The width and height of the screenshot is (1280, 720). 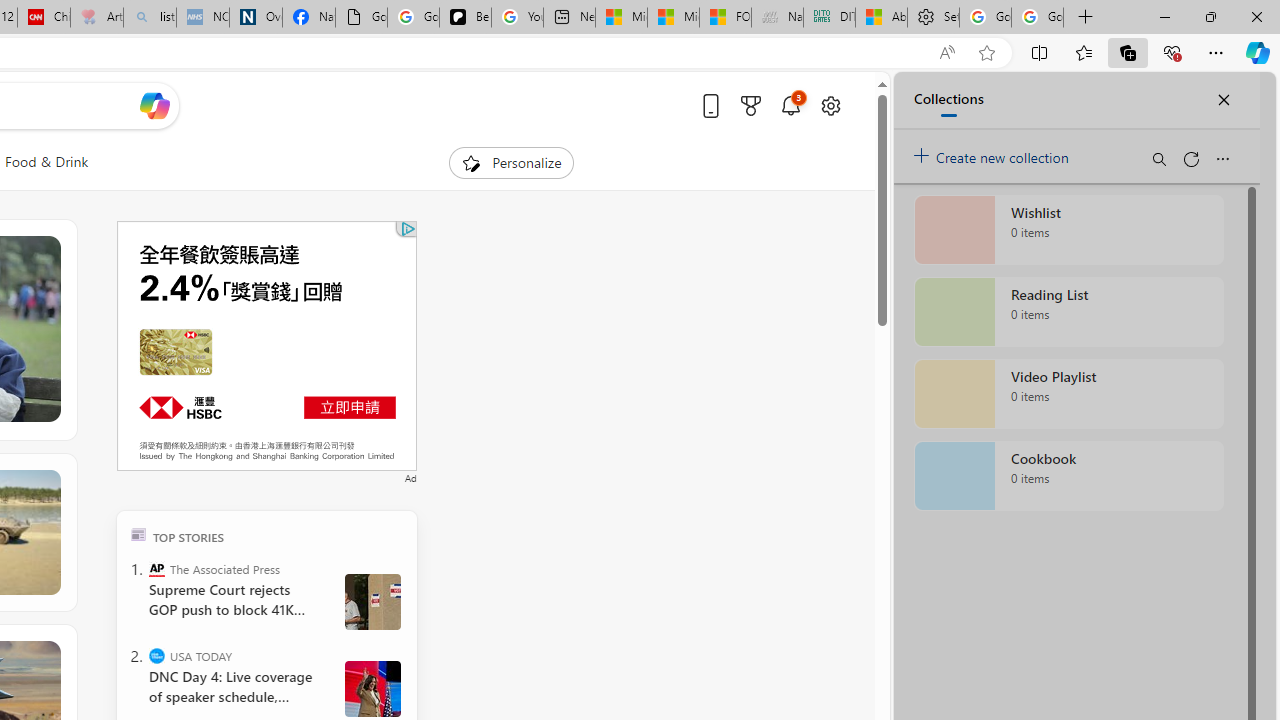 What do you see at coordinates (464, 17) in the screenshot?
I see `'Be Smart | creating Science videos | Patreon'` at bounding box center [464, 17].